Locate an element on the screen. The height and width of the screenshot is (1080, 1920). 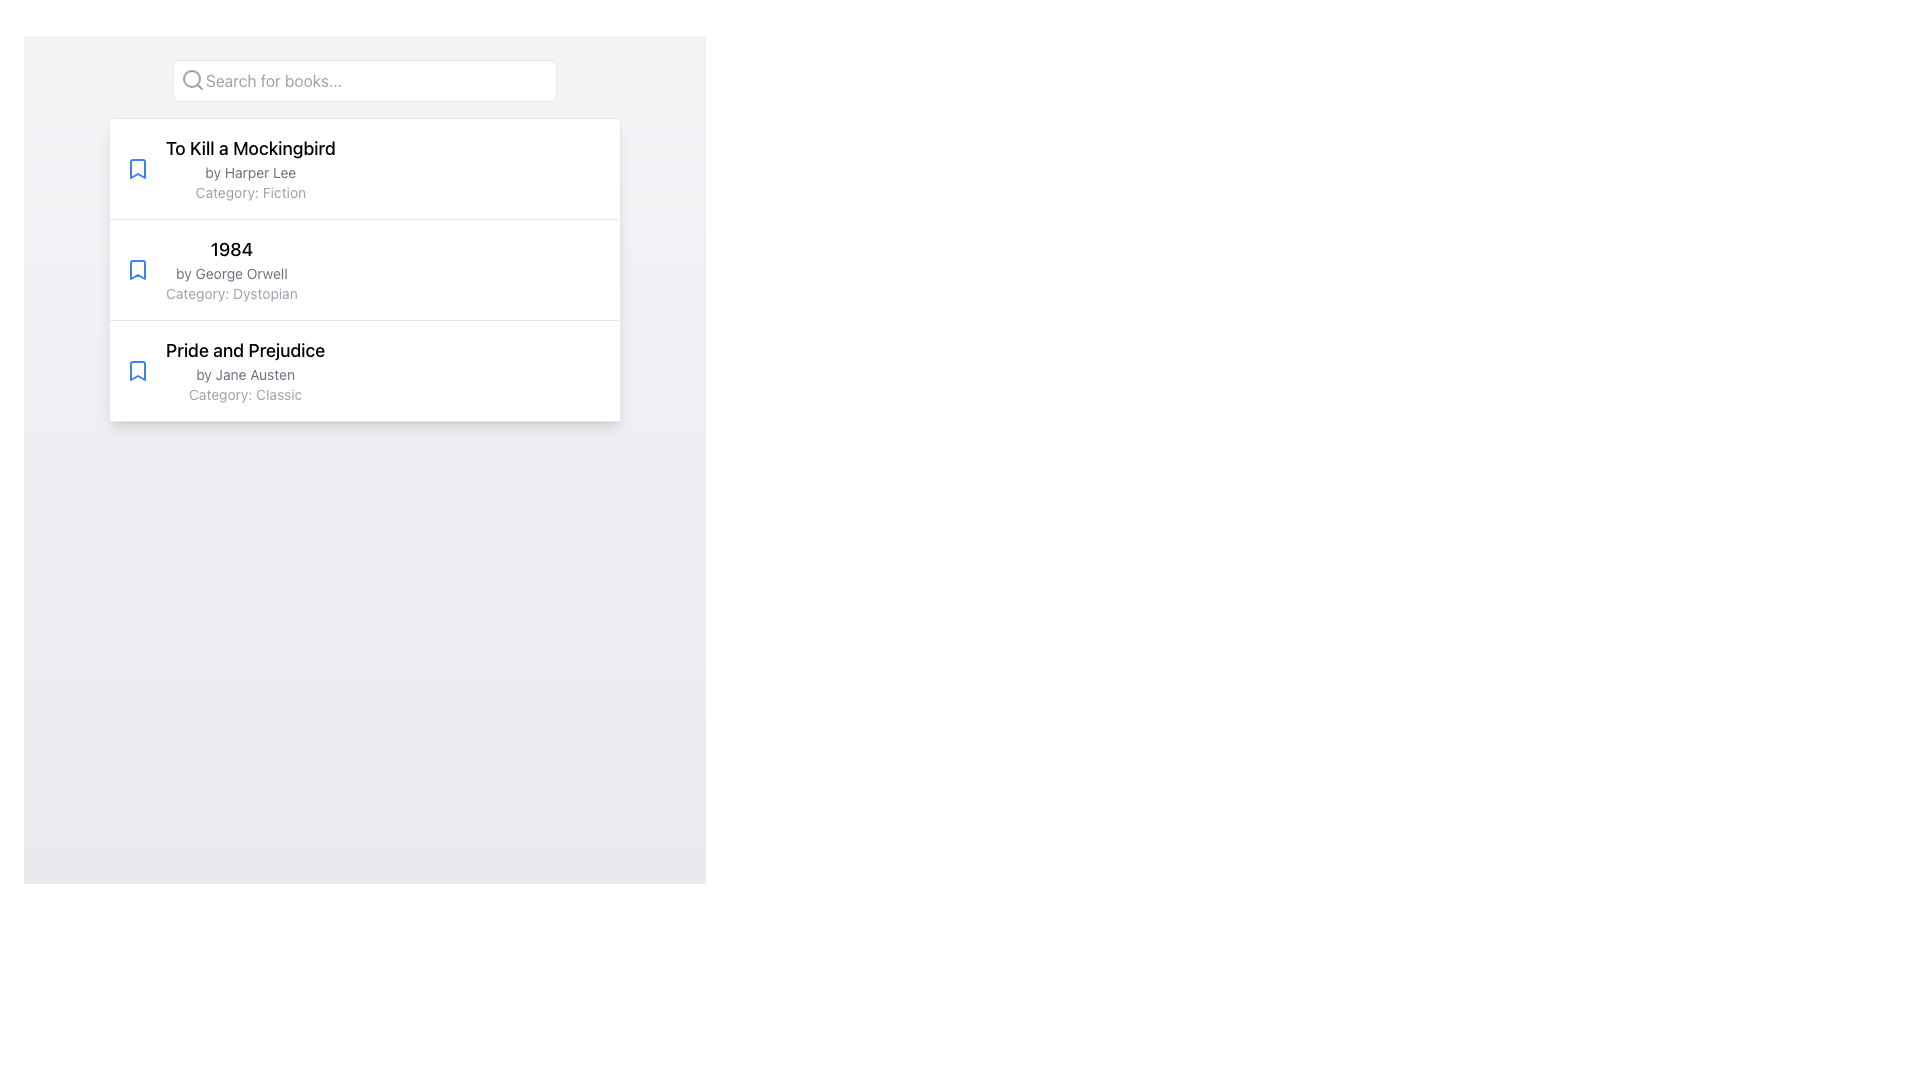
the circular part of the magnifying glass icon located in the top-left corner of the search bar is located at coordinates (192, 77).